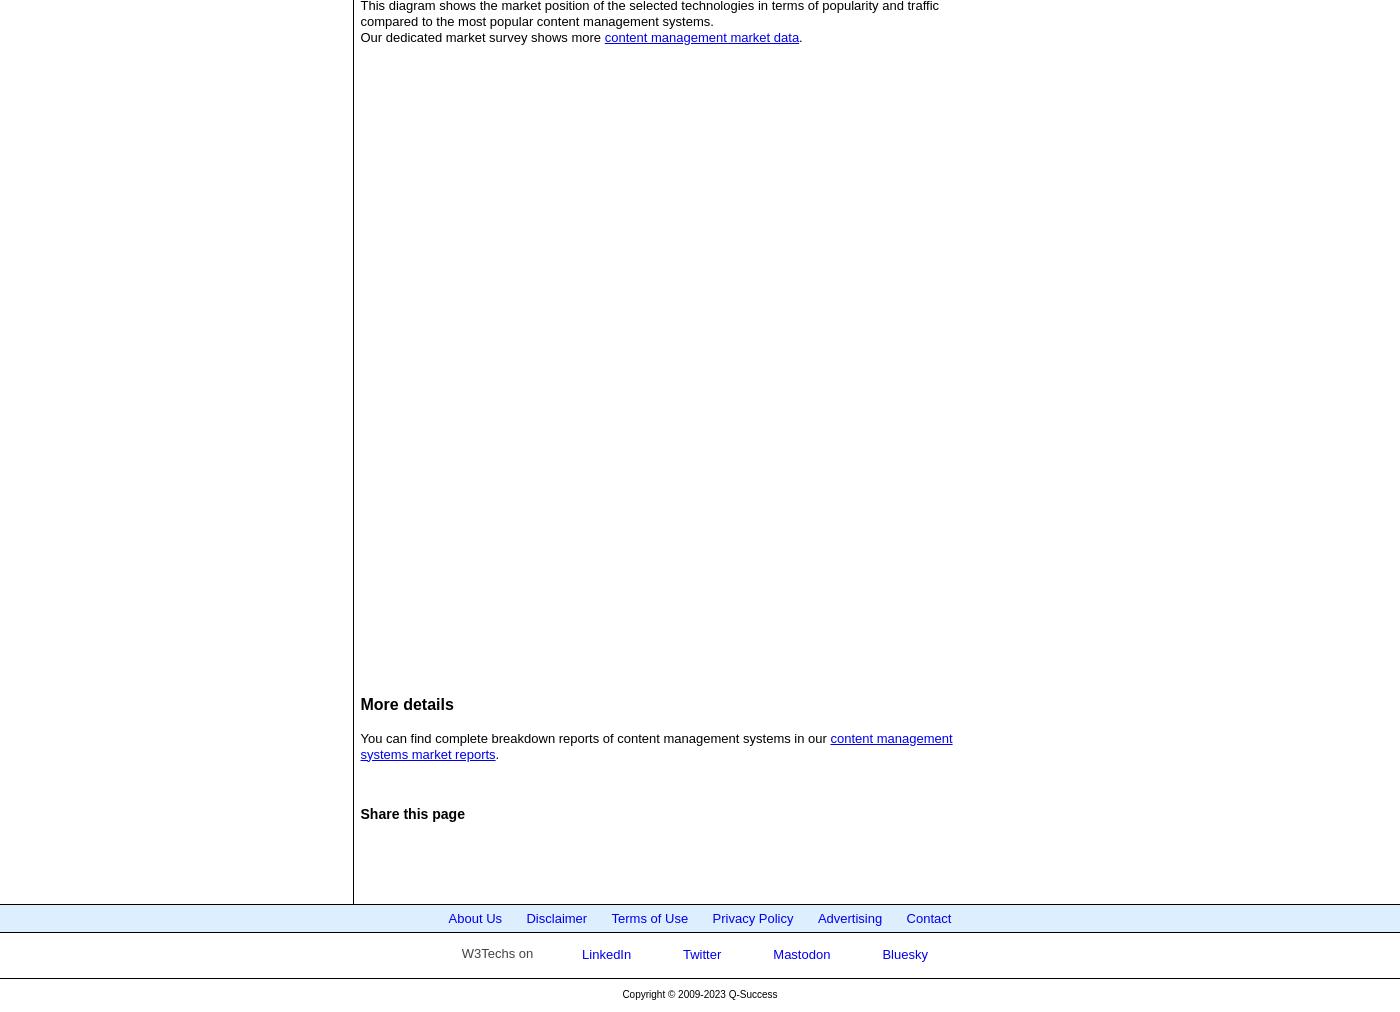 This screenshot has height=1012, width=1400. What do you see at coordinates (649, 917) in the screenshot?
I see `'Terms of Use'` at bounding box center [649, 917].